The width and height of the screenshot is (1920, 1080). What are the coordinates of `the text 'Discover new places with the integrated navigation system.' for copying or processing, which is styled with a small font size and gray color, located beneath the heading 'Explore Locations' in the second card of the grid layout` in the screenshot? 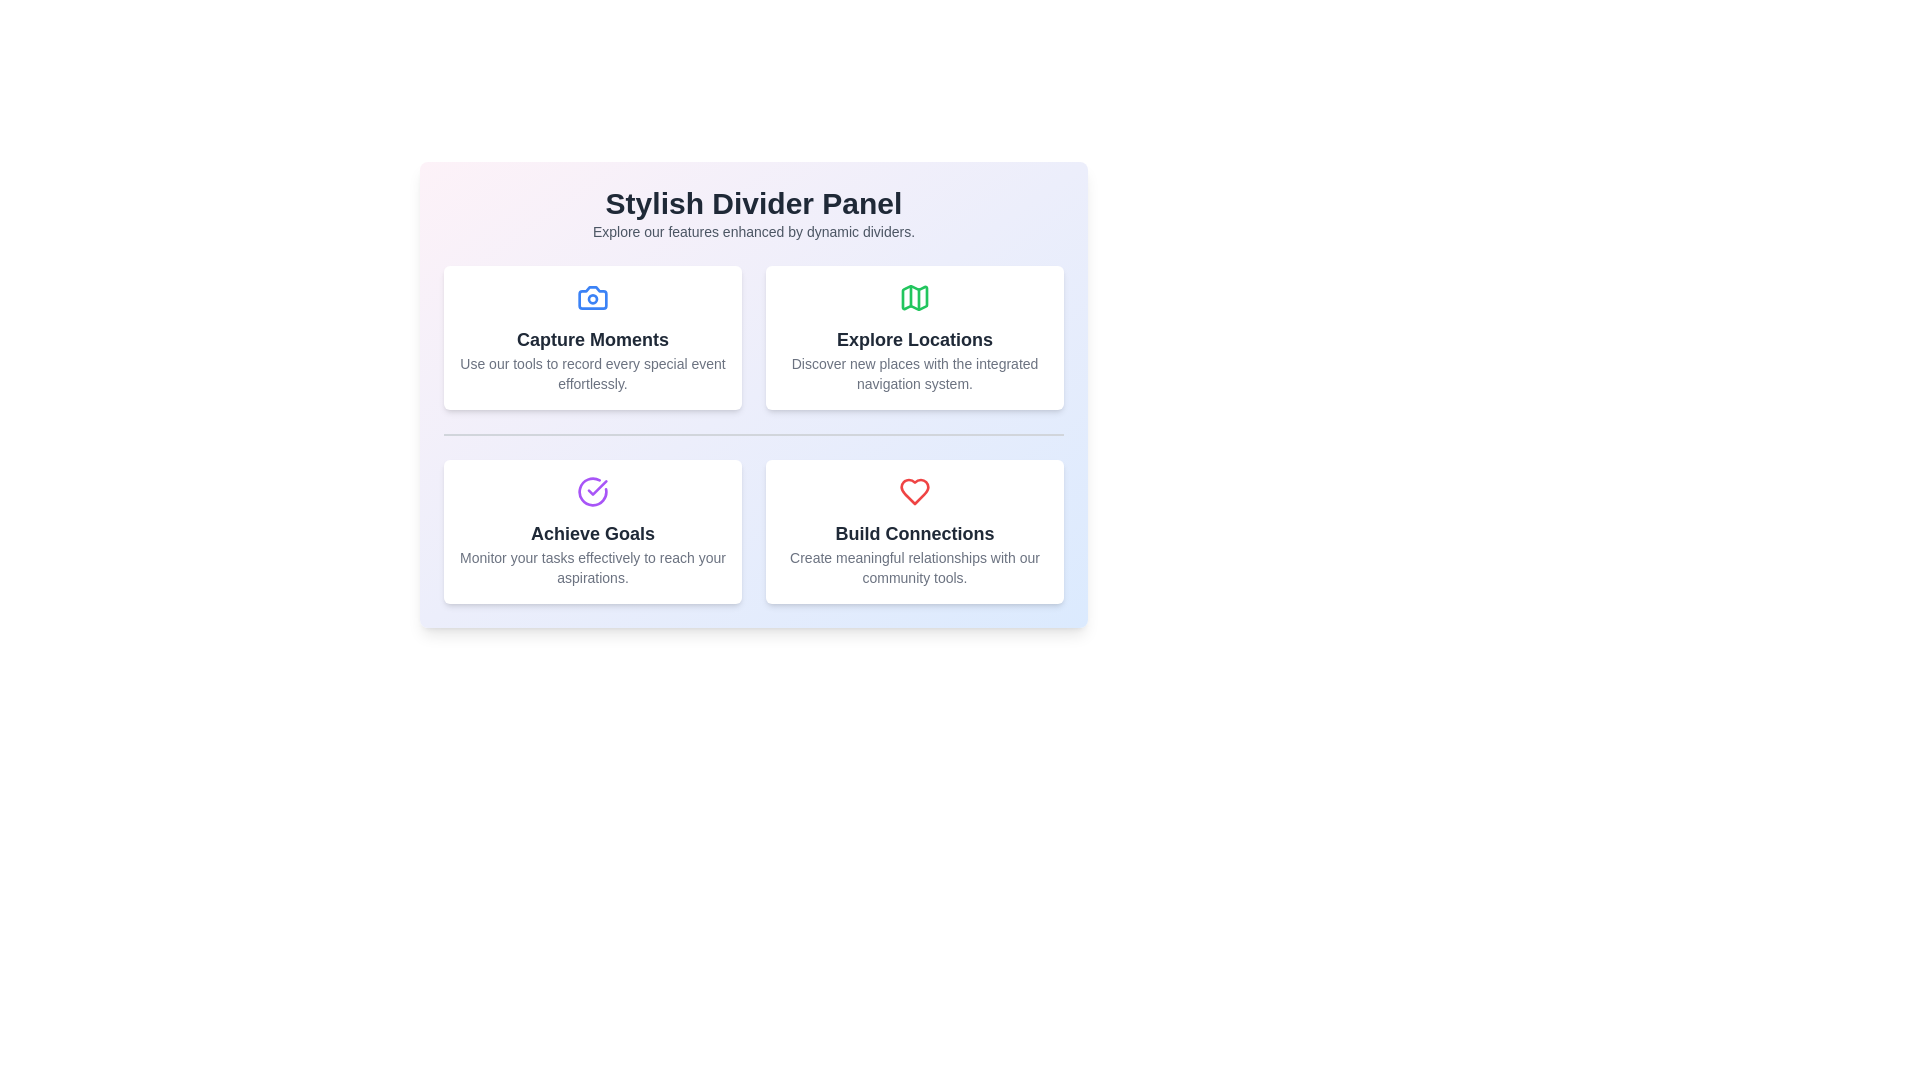 It's located at (914, 374).